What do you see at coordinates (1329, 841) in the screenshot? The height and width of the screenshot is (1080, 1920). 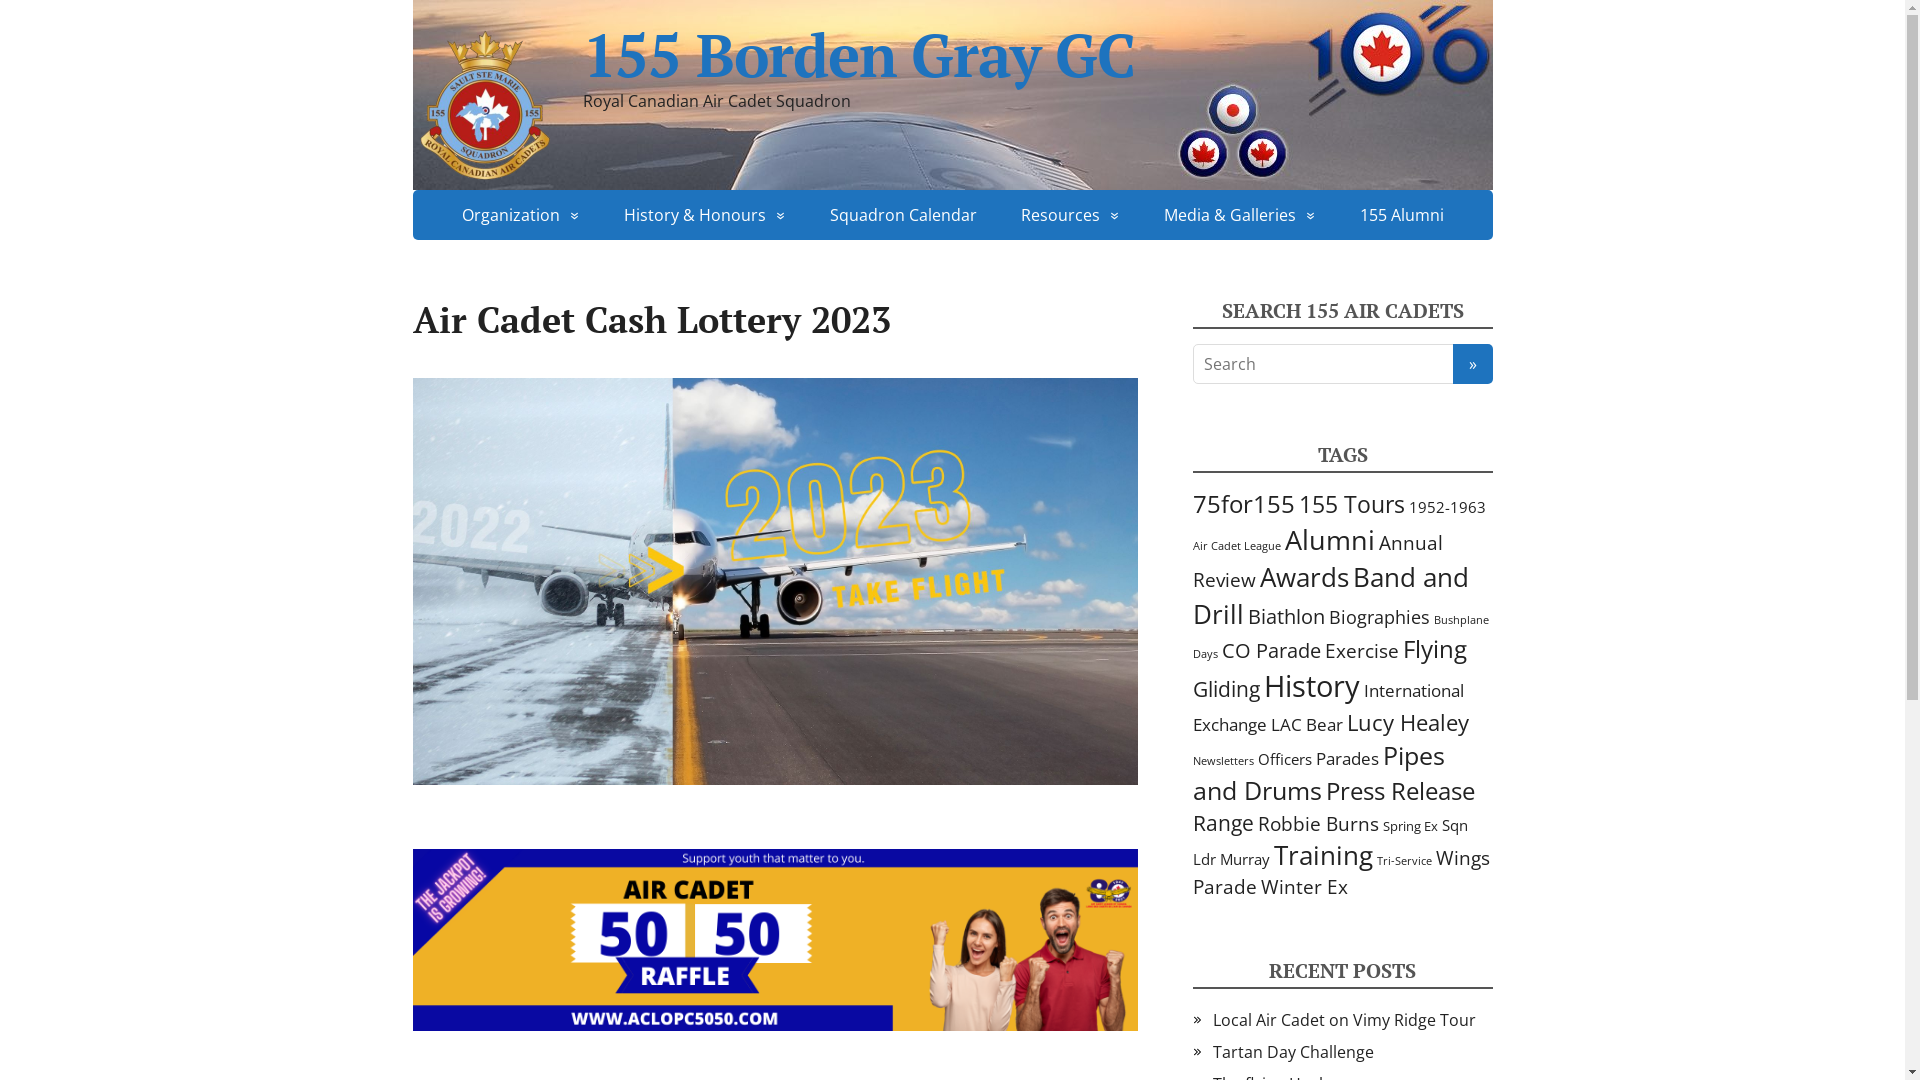 I see `'Sqn Ldr Murray'` at bounding box center [1329, 841].